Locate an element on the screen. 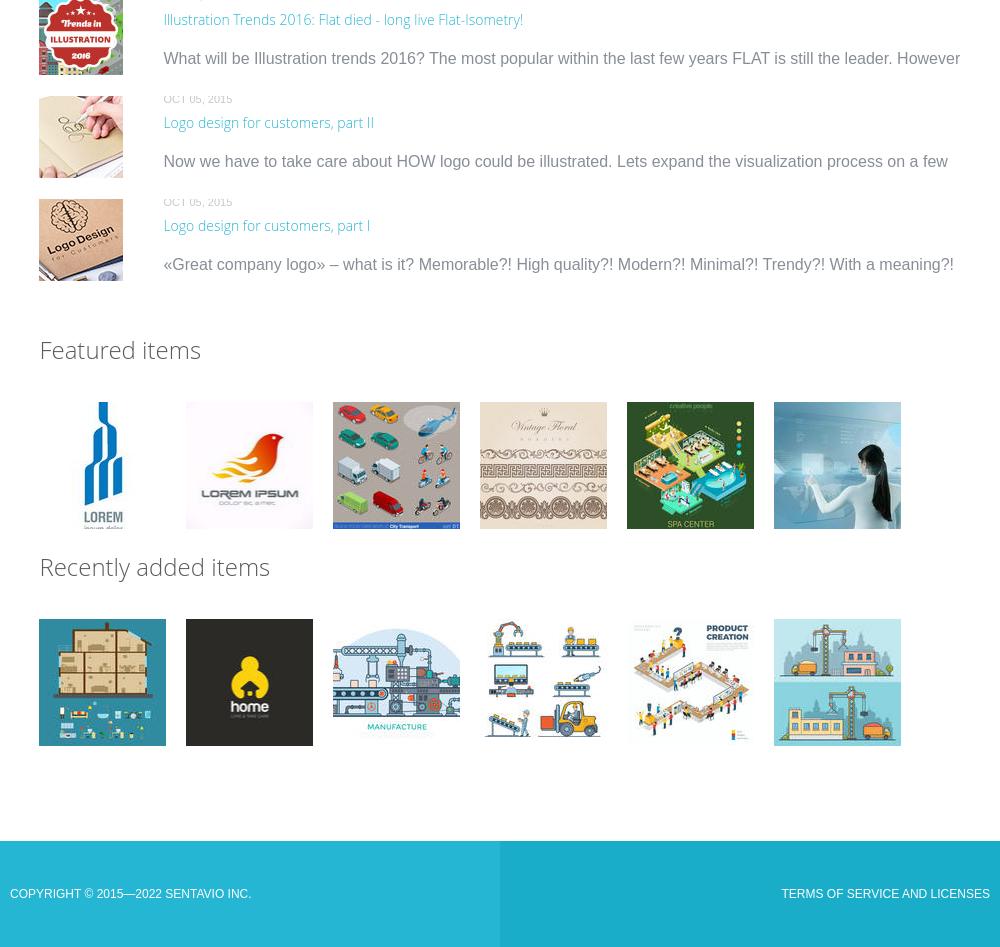 The width and height of the screenshot is (1000, 947). 'Now we have to take care about HOW logo could be illustrated. Lets expand the visualization process on a few simple steps.' is located at coordinates (555, 171).